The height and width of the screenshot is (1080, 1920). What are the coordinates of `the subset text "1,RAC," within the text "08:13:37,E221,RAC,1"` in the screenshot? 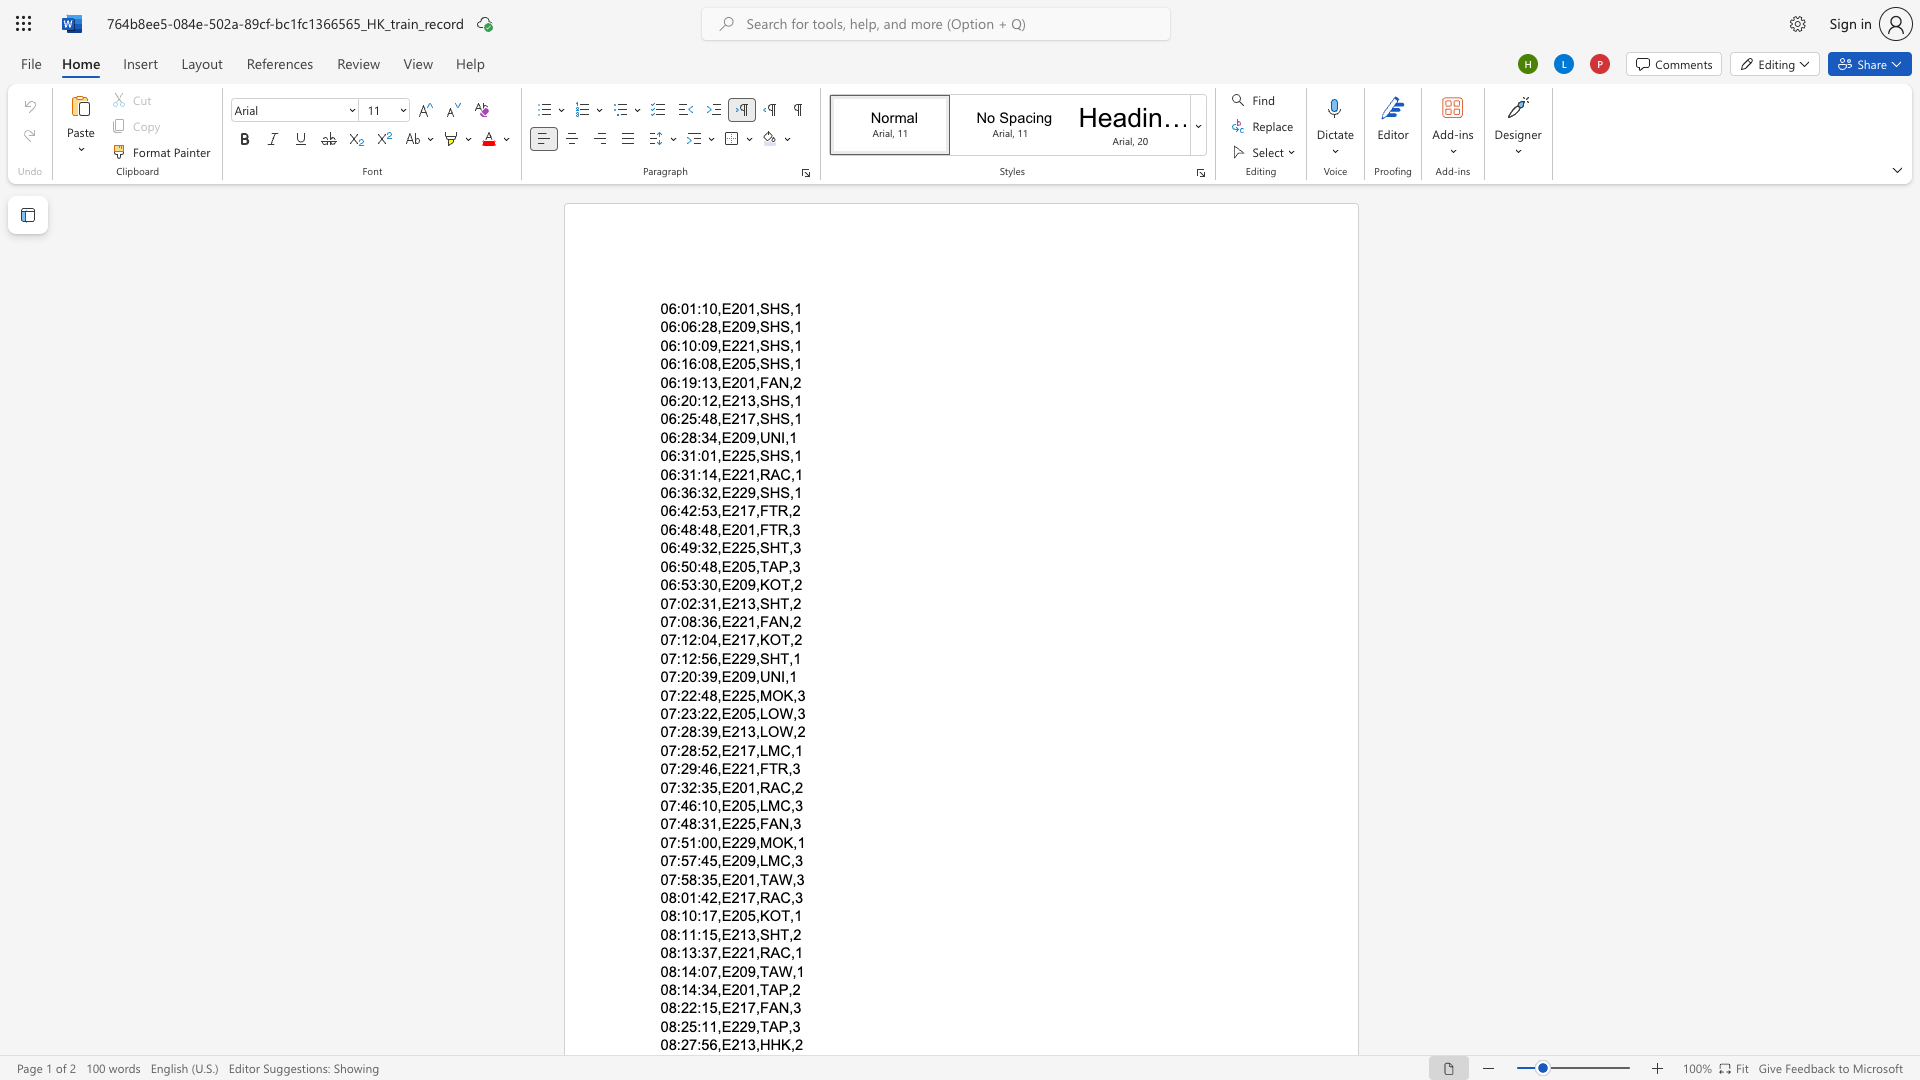 It's located at (746, 952).